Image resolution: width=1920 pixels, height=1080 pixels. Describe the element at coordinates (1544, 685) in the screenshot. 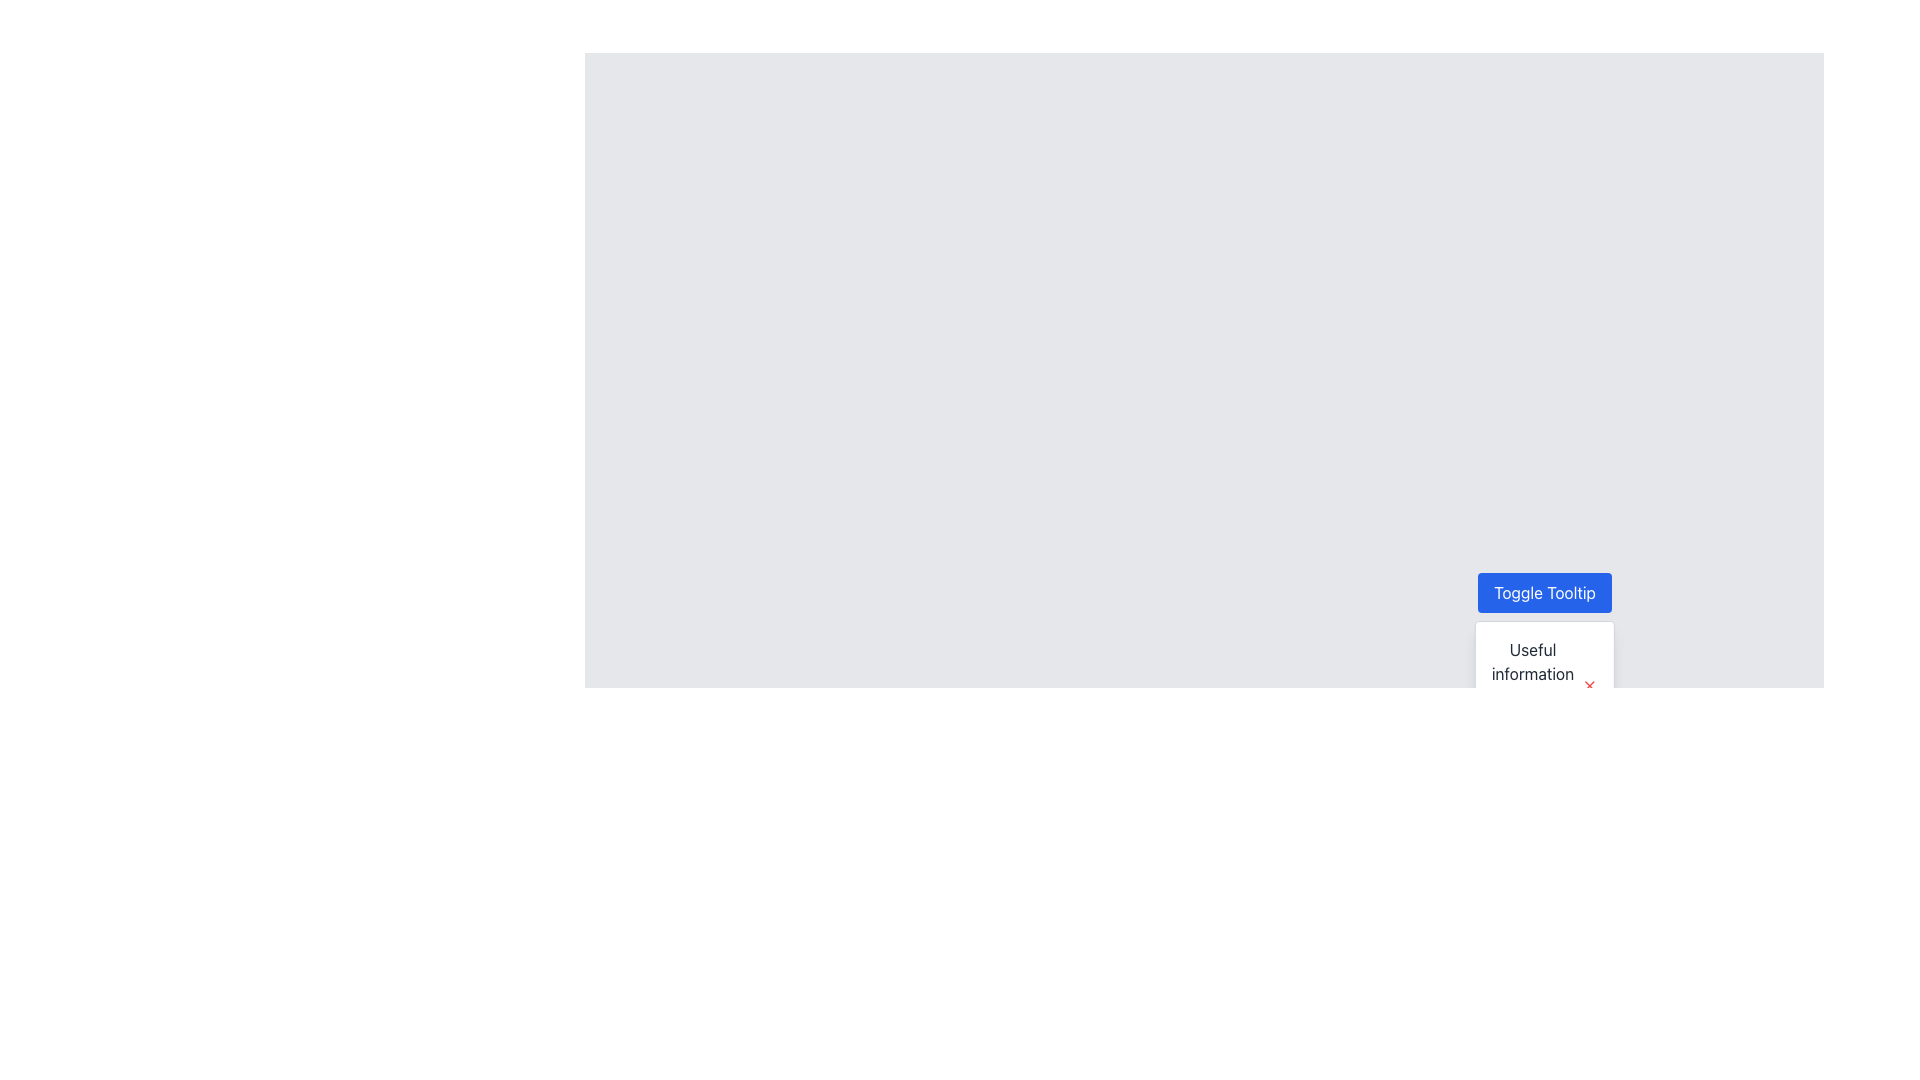

I see `the informational text display in the tooltip section located at the bottom center of the viewport` at that location.